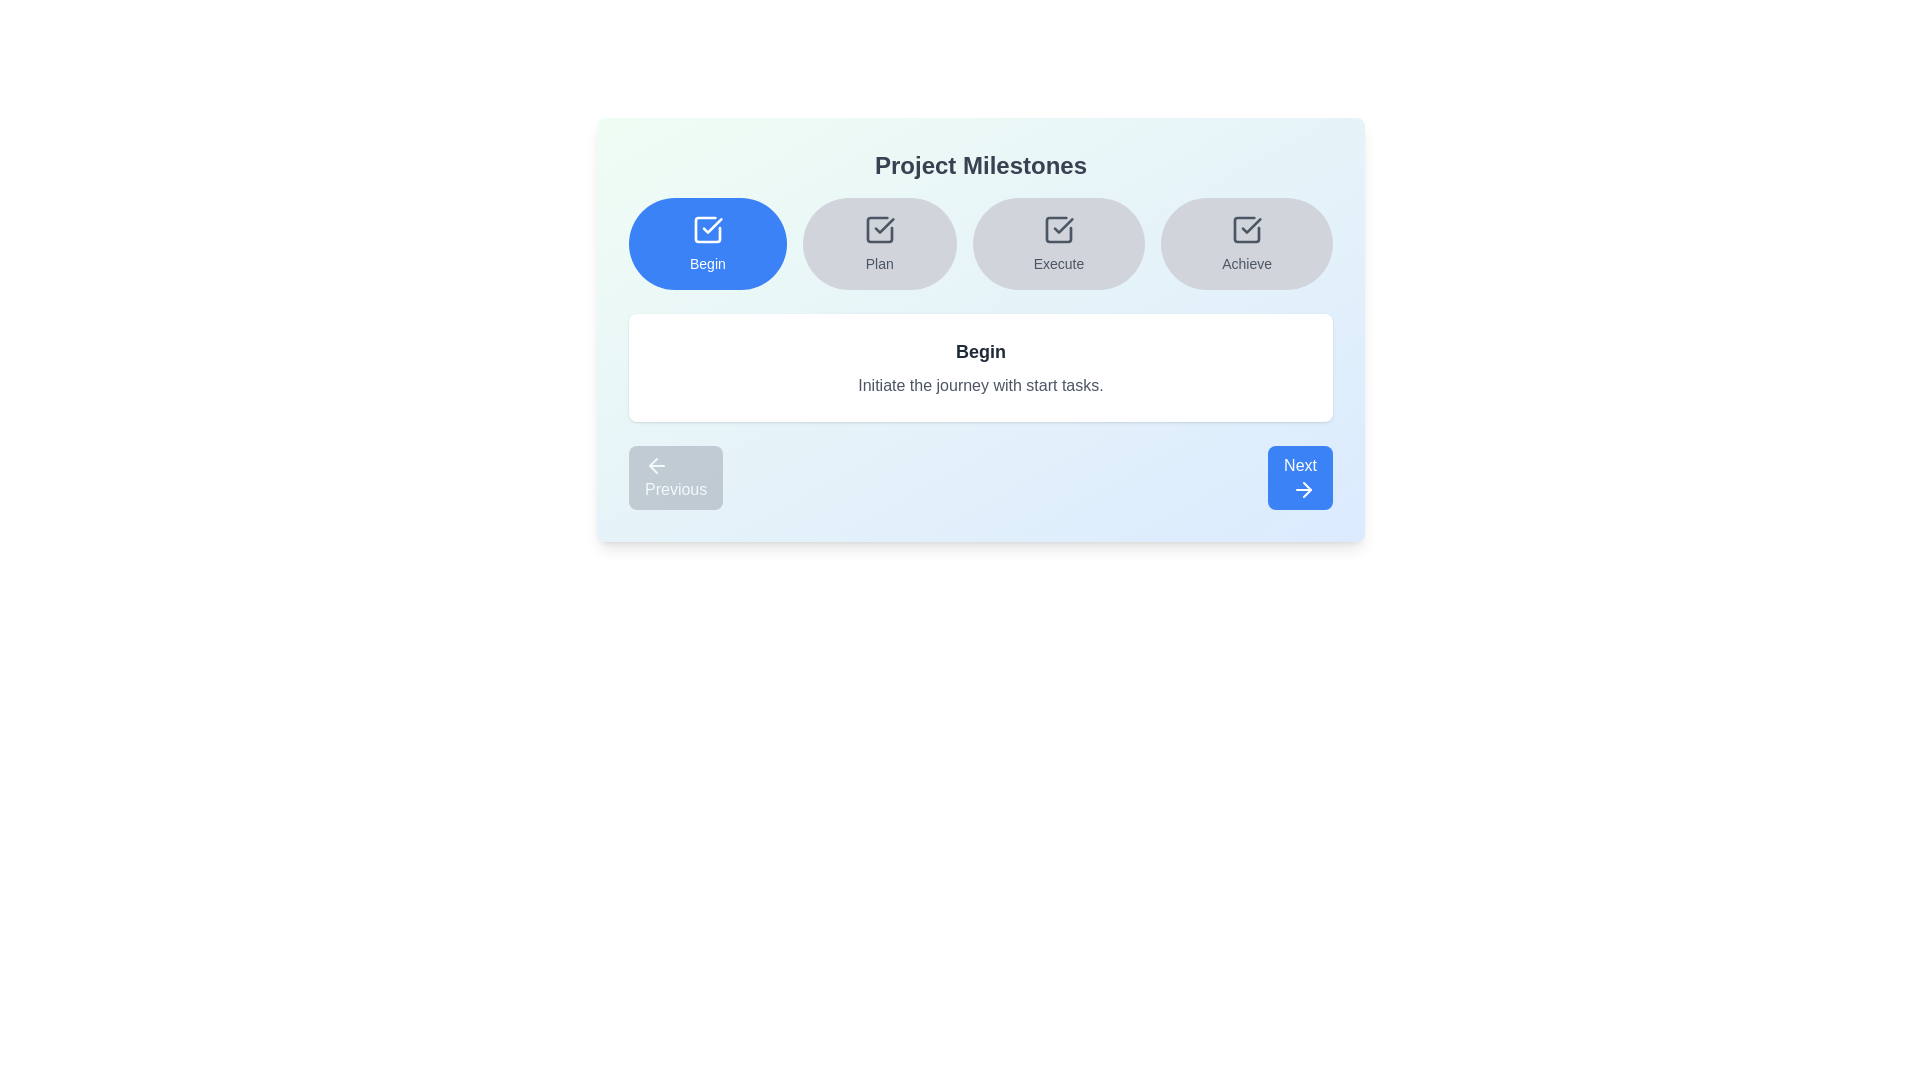 Image resolution: width=1920 pixels, height=1080 pixels. Describe the element at coordinates (1058, 262) in the screenshot. I see `the text label providing context for the 'Execute' milestone button, located directly below the checkbox icon inside the rounded rectangular button` at that location.